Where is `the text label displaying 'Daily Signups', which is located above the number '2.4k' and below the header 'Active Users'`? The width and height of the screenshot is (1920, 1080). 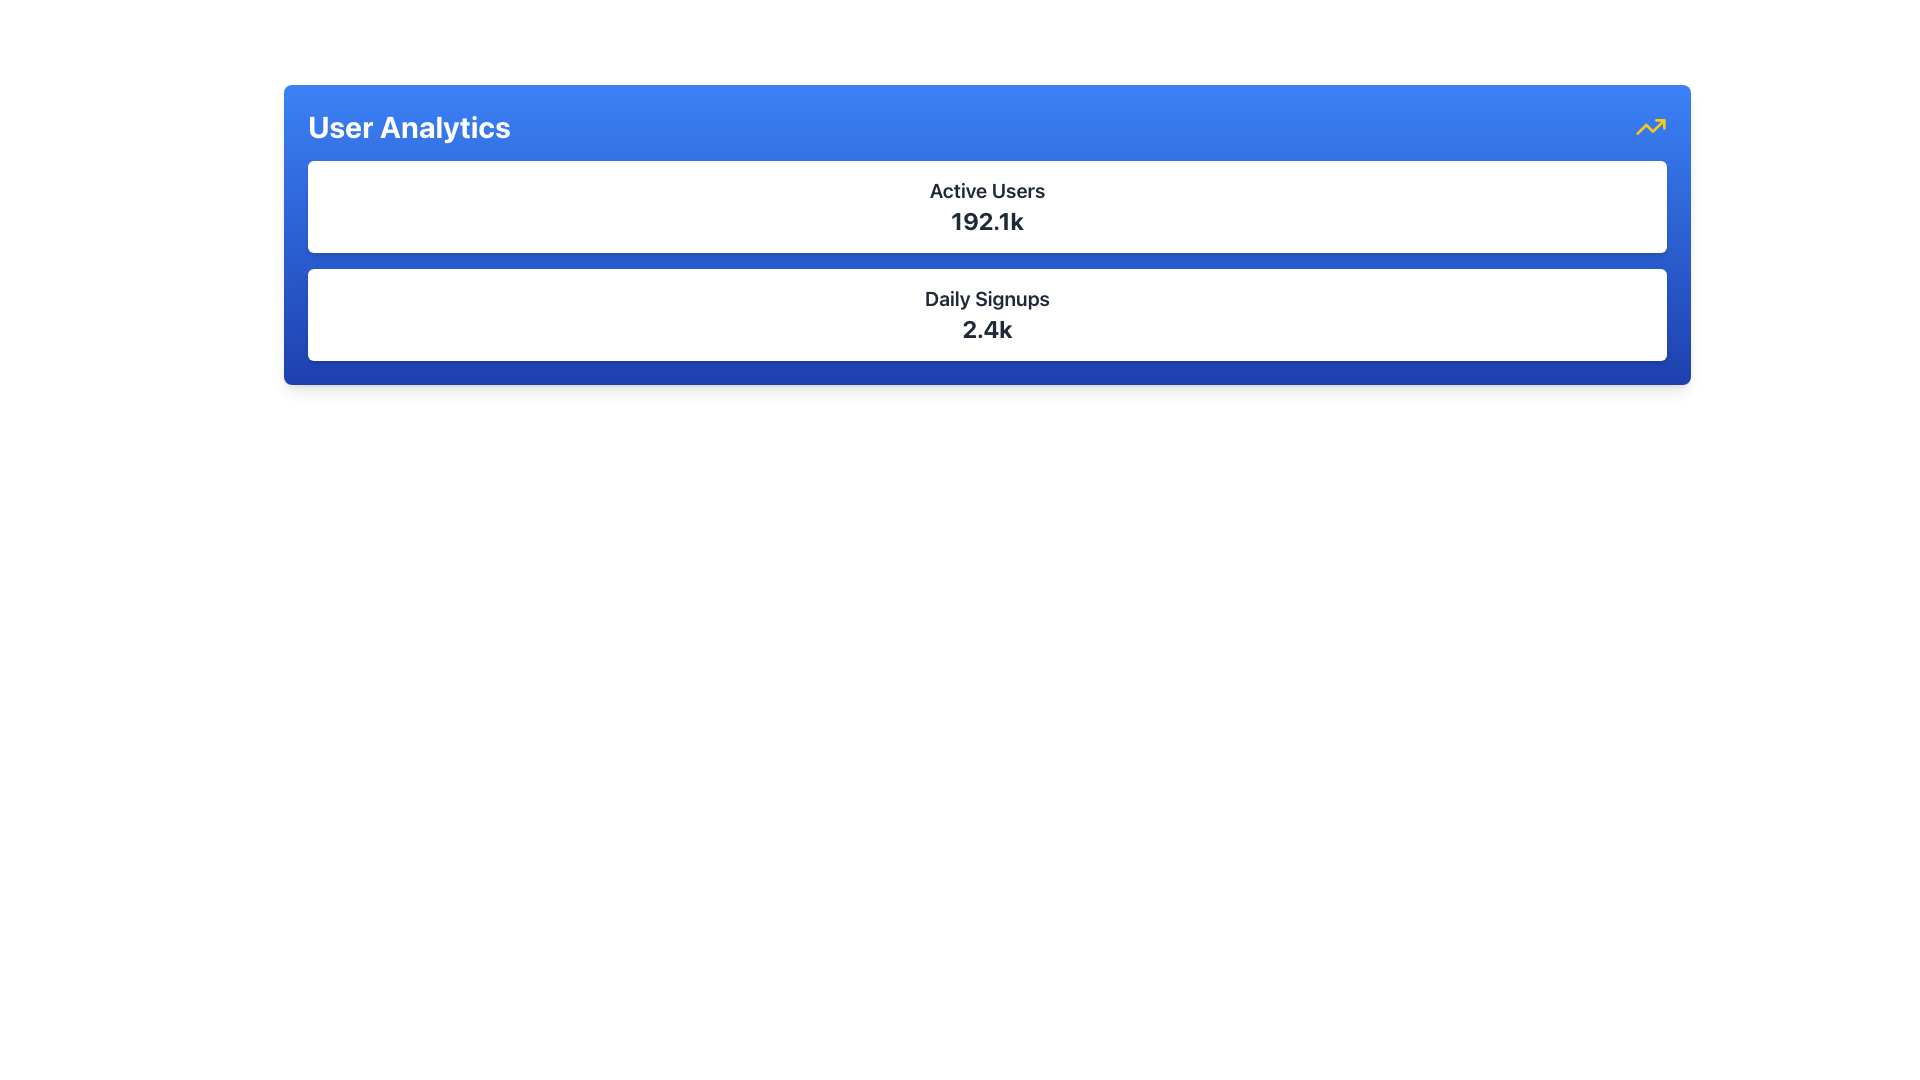 the text label displaying 'Daily Signups', which is located above the number '2.4k' and below the header 'Active Users' is located at coordinates (987, 299).